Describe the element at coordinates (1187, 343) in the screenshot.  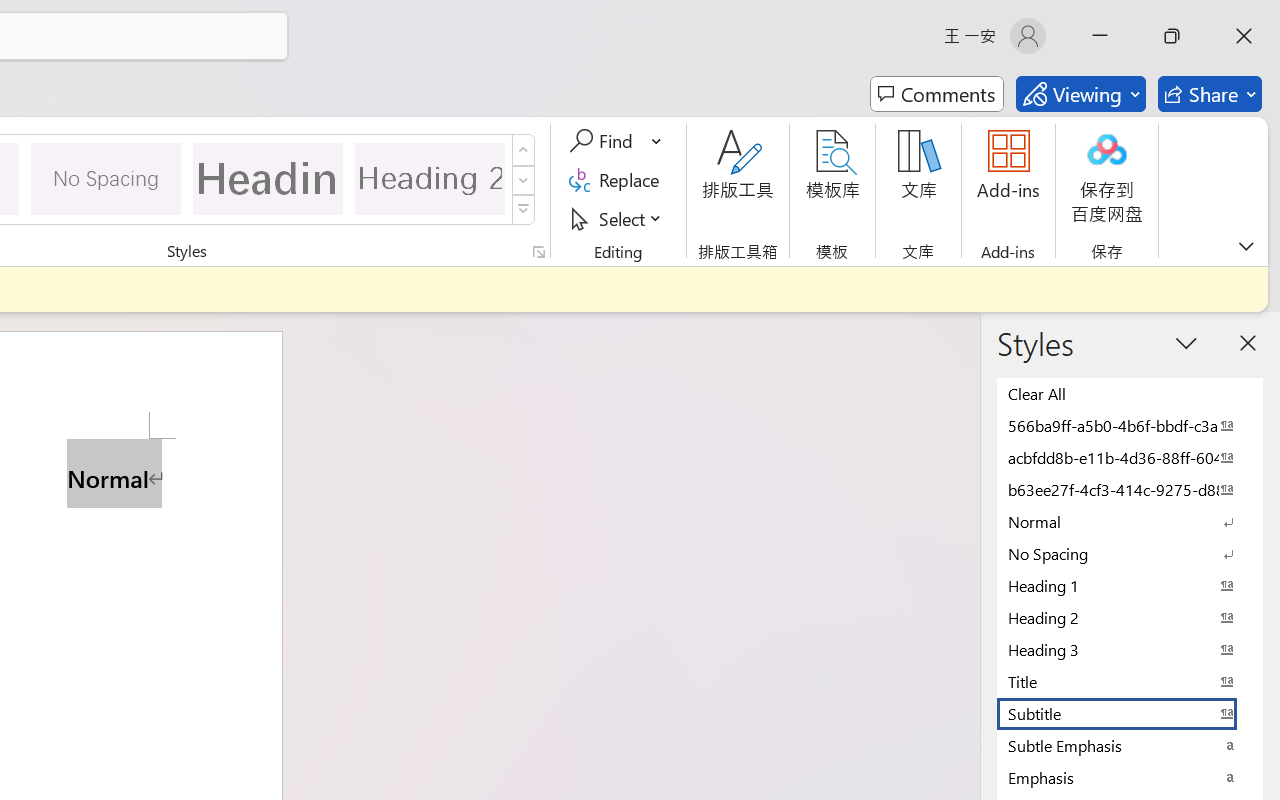
I see `'Task Pane Options'` at that location.